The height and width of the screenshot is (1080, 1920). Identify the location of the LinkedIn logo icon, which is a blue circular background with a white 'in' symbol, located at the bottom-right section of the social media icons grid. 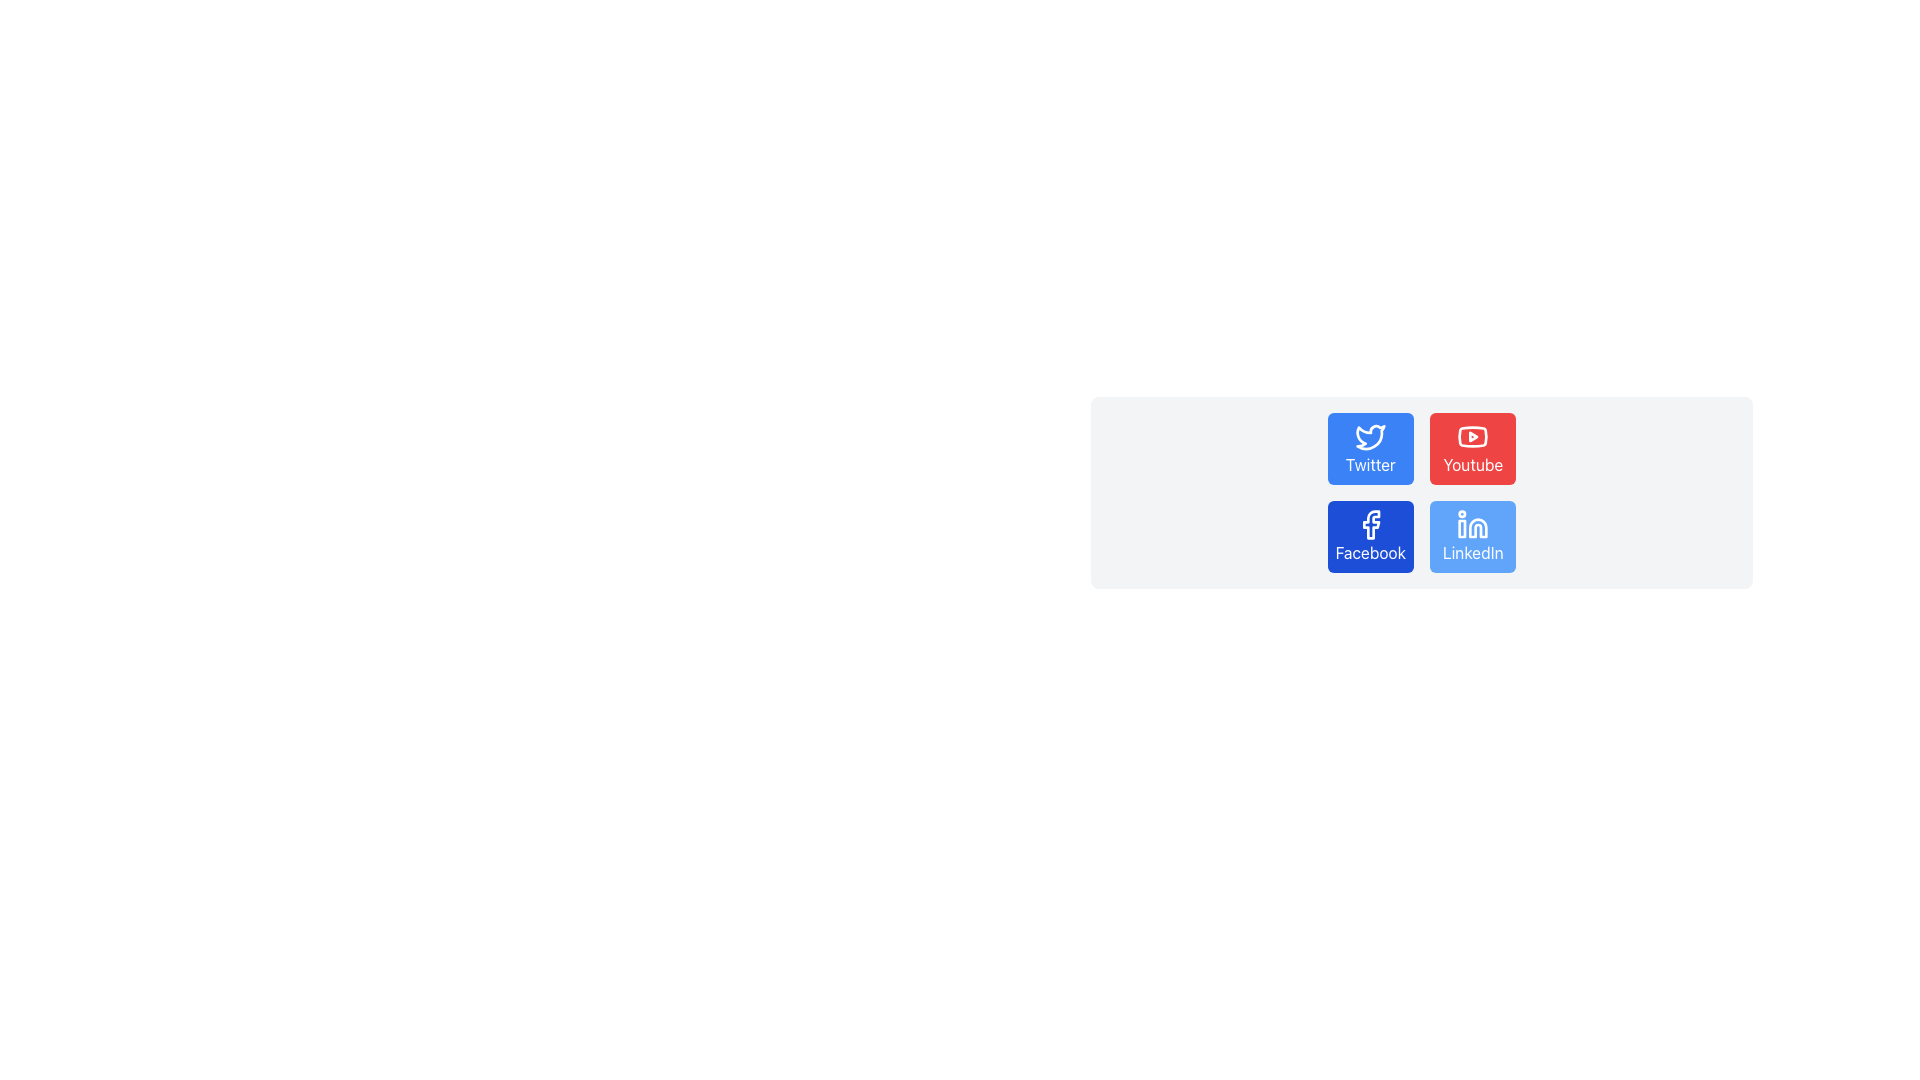
(1473, 523).